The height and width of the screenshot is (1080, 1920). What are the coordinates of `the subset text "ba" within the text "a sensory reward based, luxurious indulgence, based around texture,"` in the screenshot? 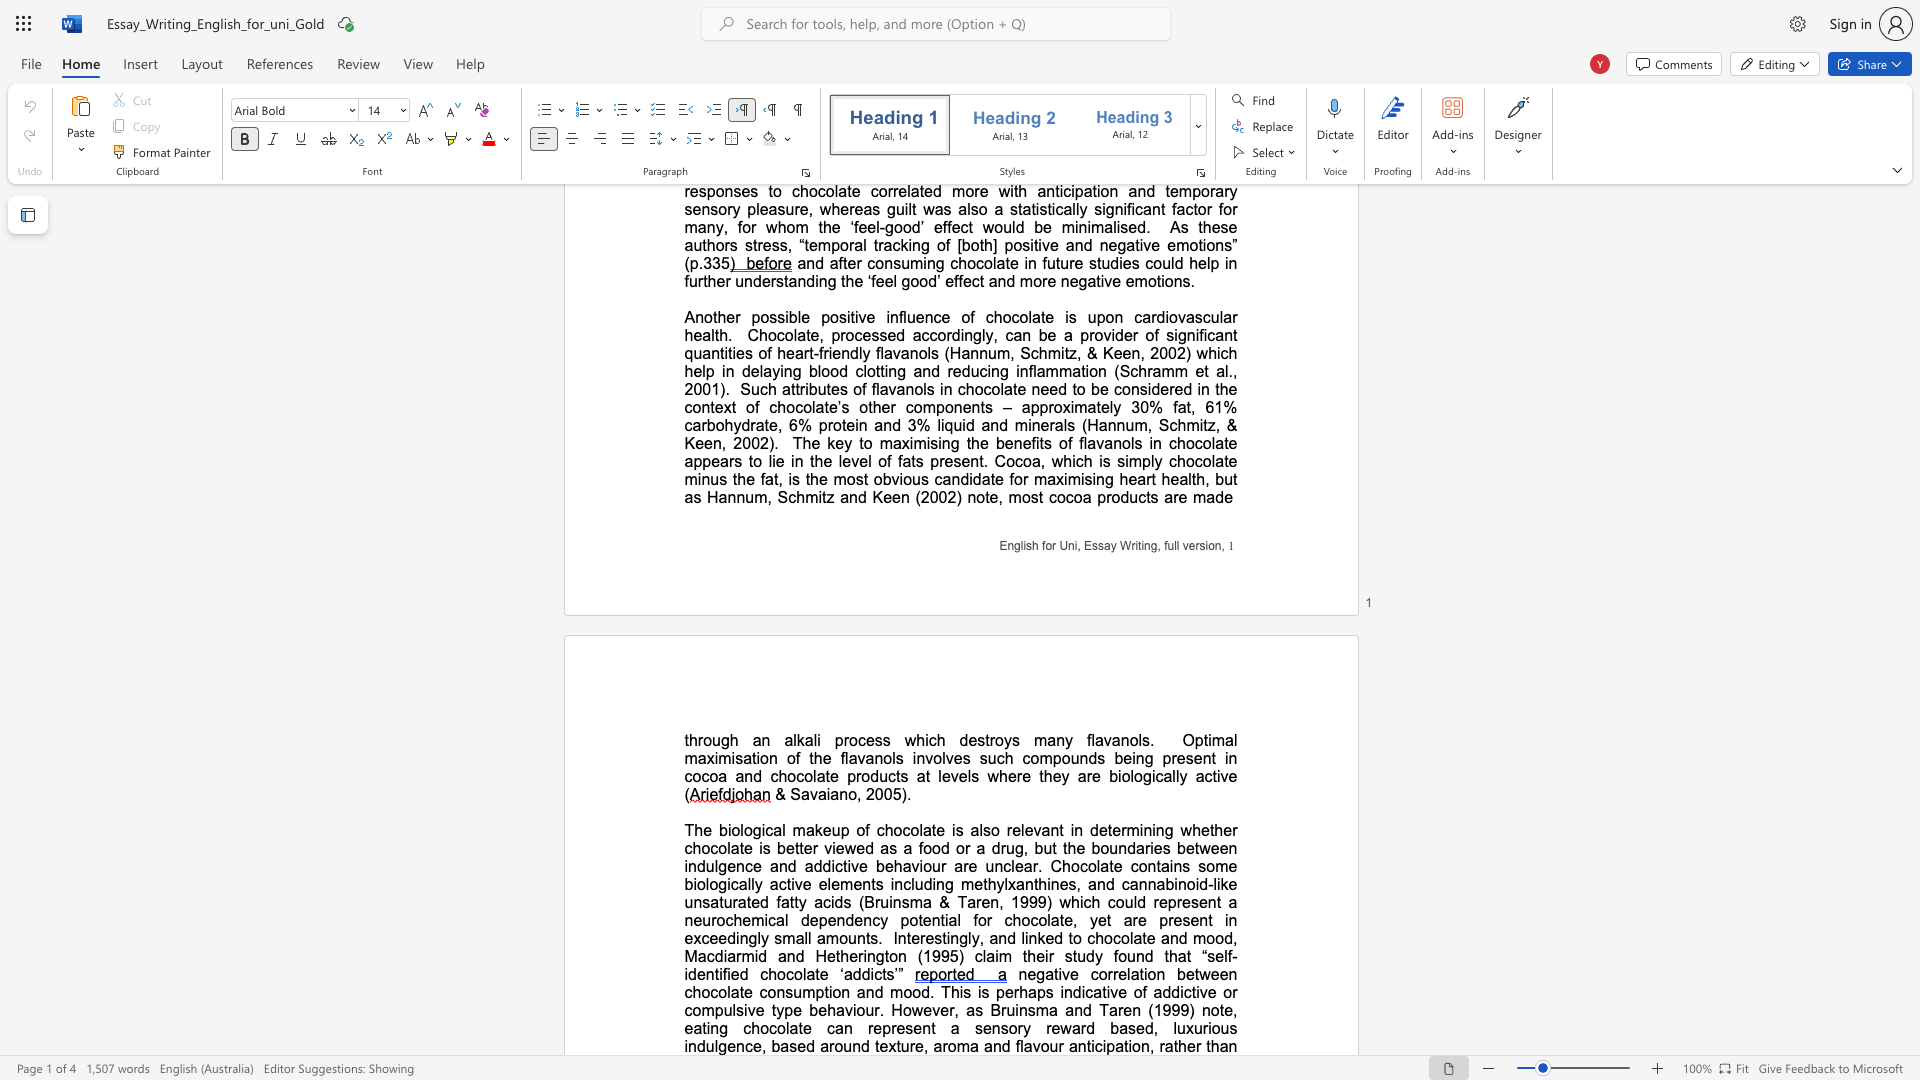 It's located at (770, 1045).